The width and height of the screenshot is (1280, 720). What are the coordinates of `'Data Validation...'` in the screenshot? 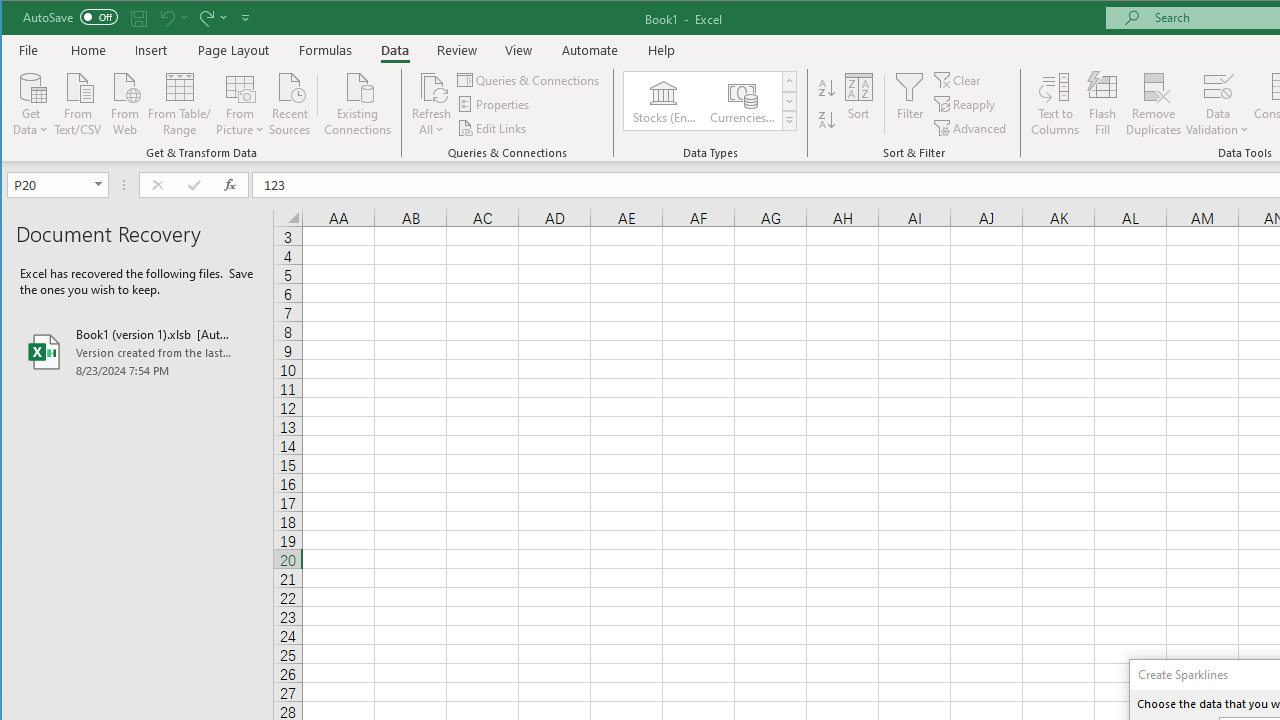 It's located at (1216, 85).